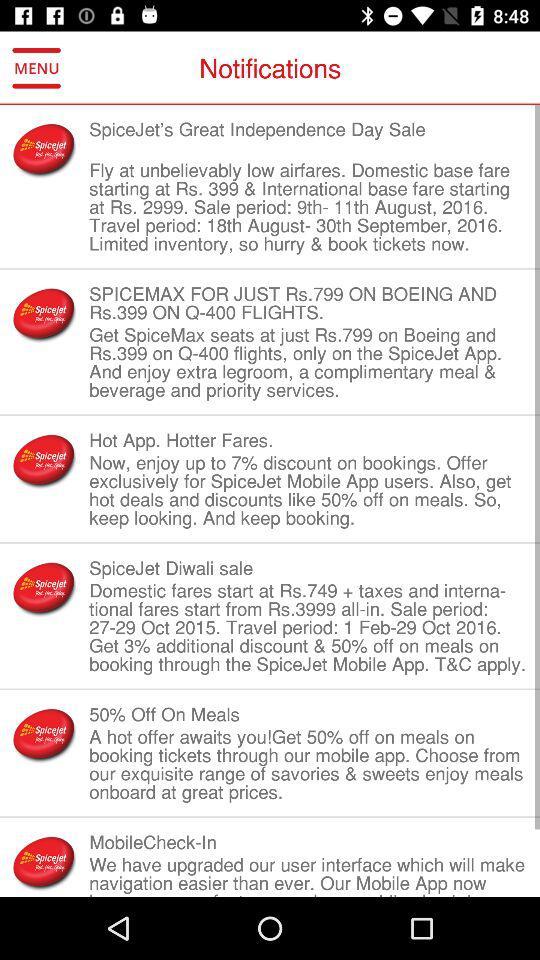 Image resolution: width=540 pixels, height=960 pixels. I want to click on icon to the left of the spicejet diwali sale icon, so click(44, 588).